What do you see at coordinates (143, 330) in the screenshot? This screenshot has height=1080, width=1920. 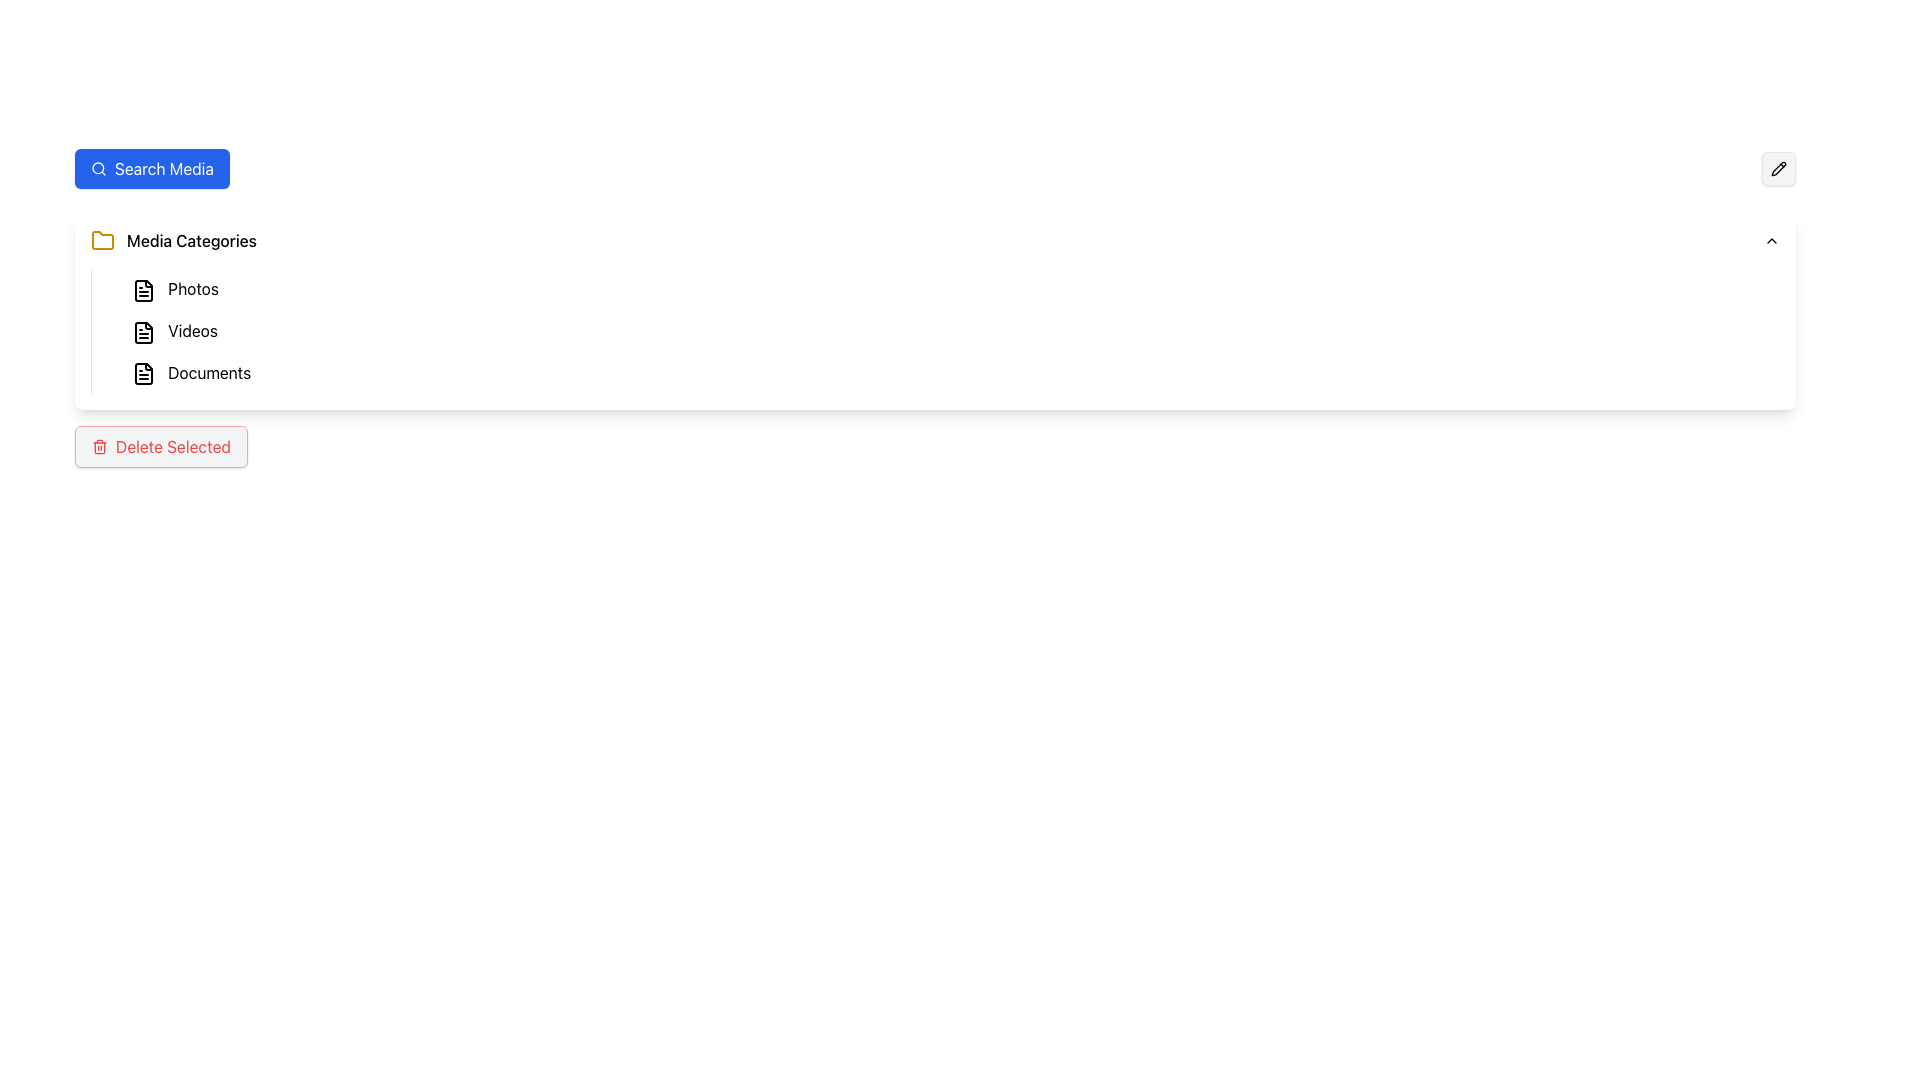 I see `the 'Videos' icon` at bounding box center [143, 330].